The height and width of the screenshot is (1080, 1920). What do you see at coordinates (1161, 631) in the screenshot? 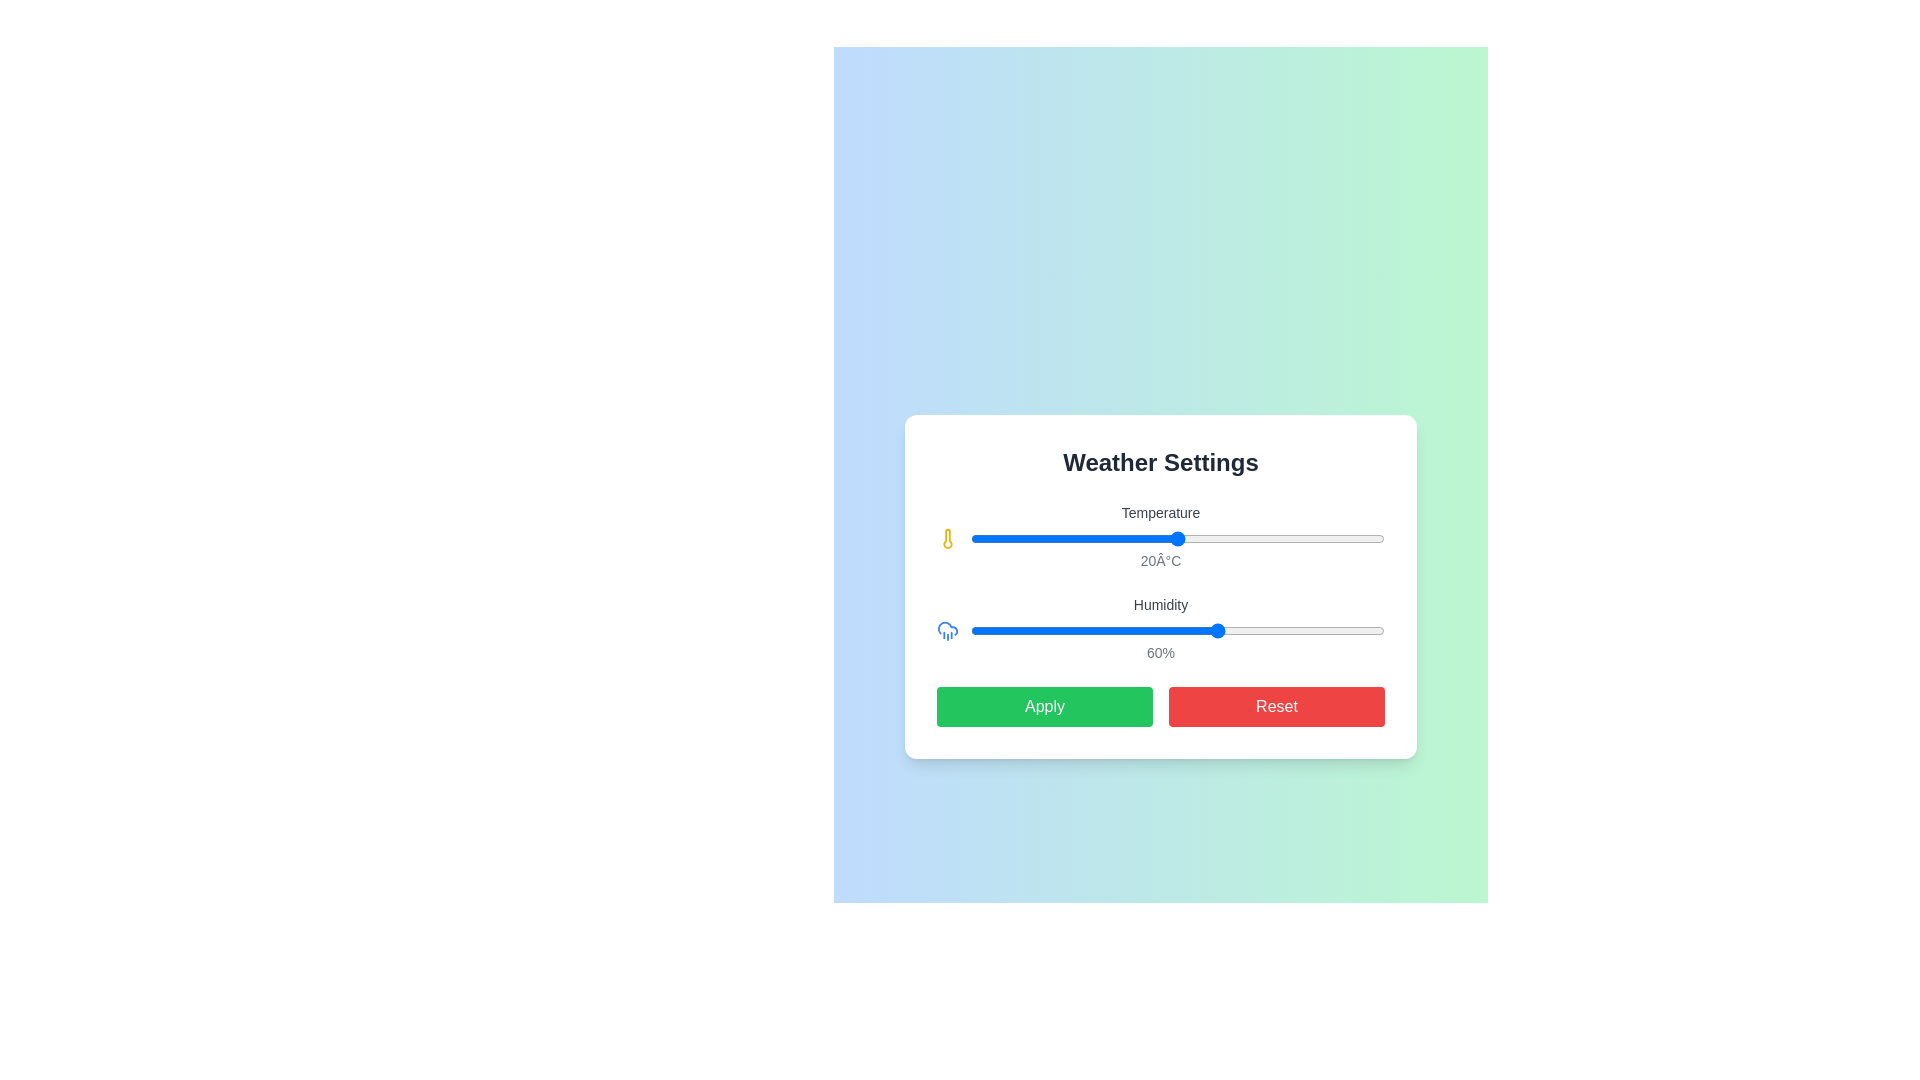
I see `the horizontal slider bar located below the 'Humidity' label and above the '60%' text for keyboard interaction` at bounding box center [1161, 631].